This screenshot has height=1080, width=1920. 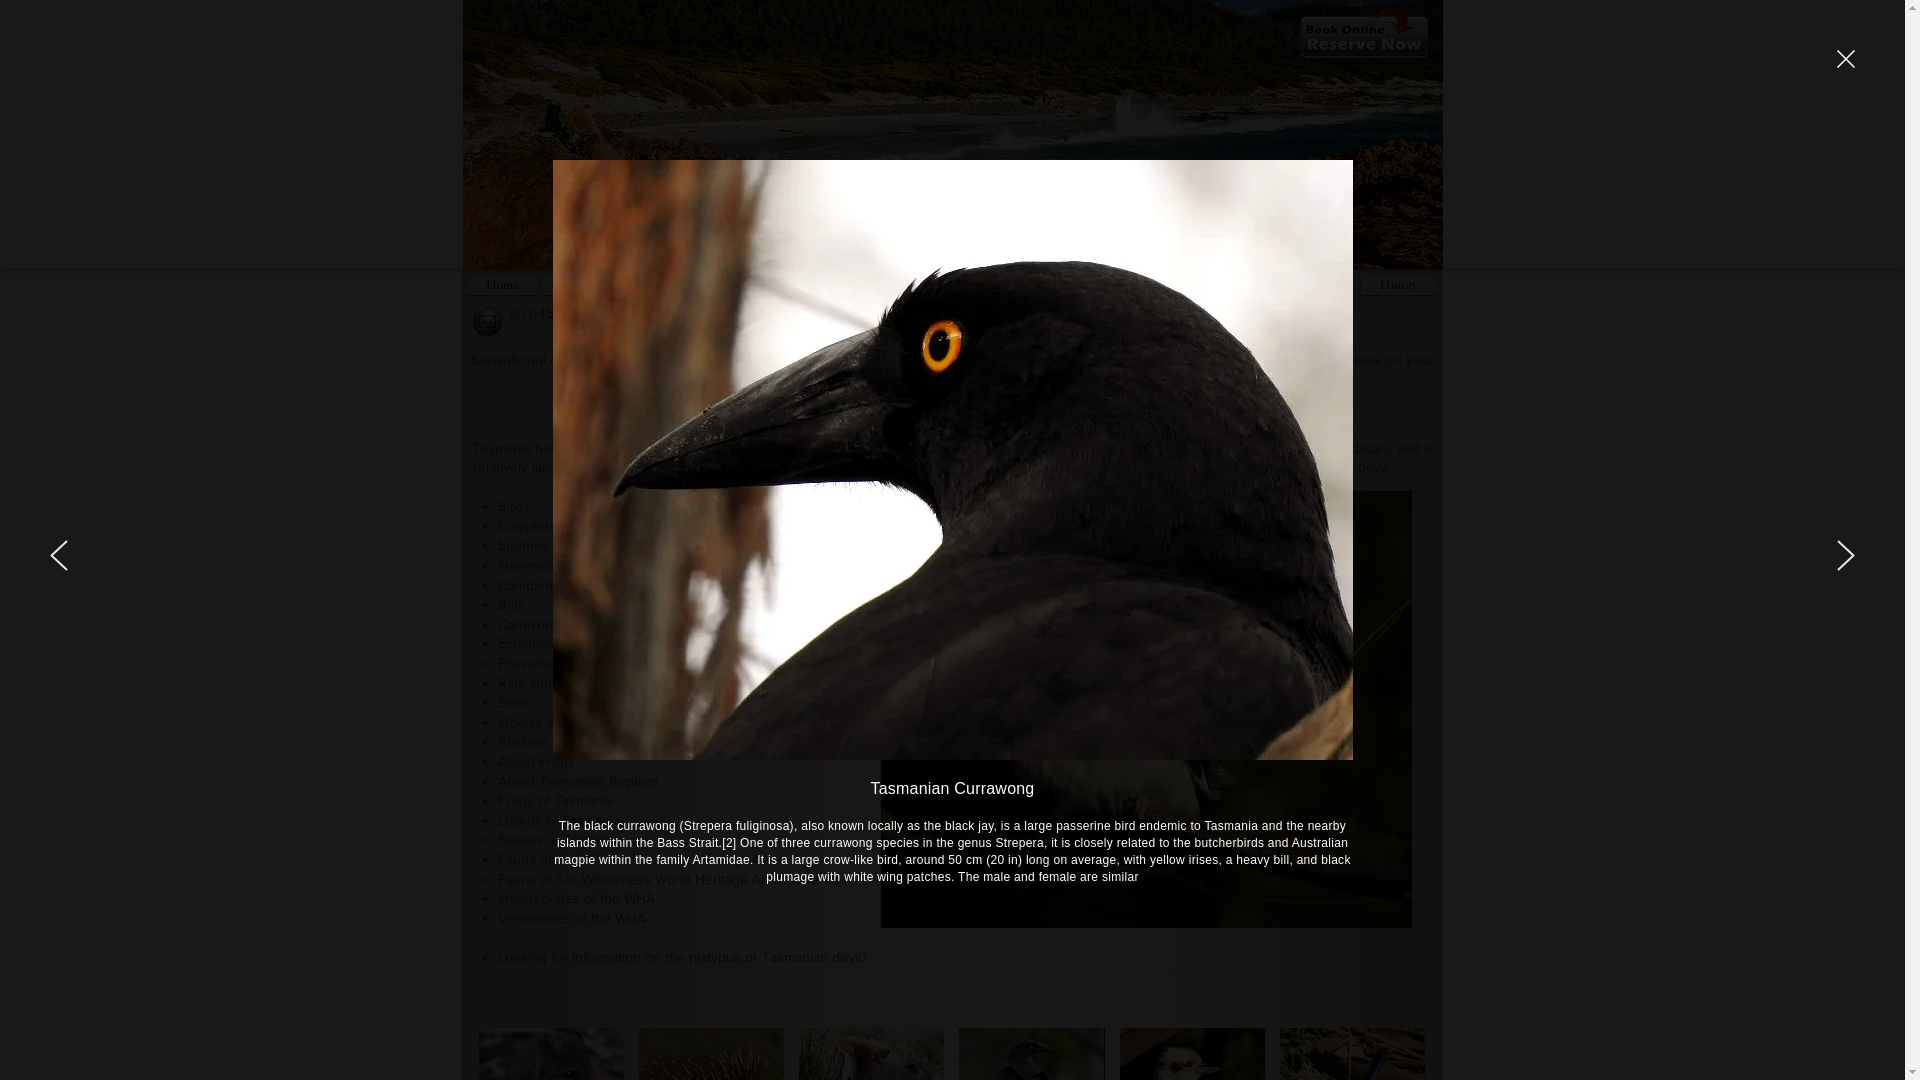 What do you see at coordinates (513, 504) in the screenshot?
I see `'Birds'` at bounding box center [513, 504].